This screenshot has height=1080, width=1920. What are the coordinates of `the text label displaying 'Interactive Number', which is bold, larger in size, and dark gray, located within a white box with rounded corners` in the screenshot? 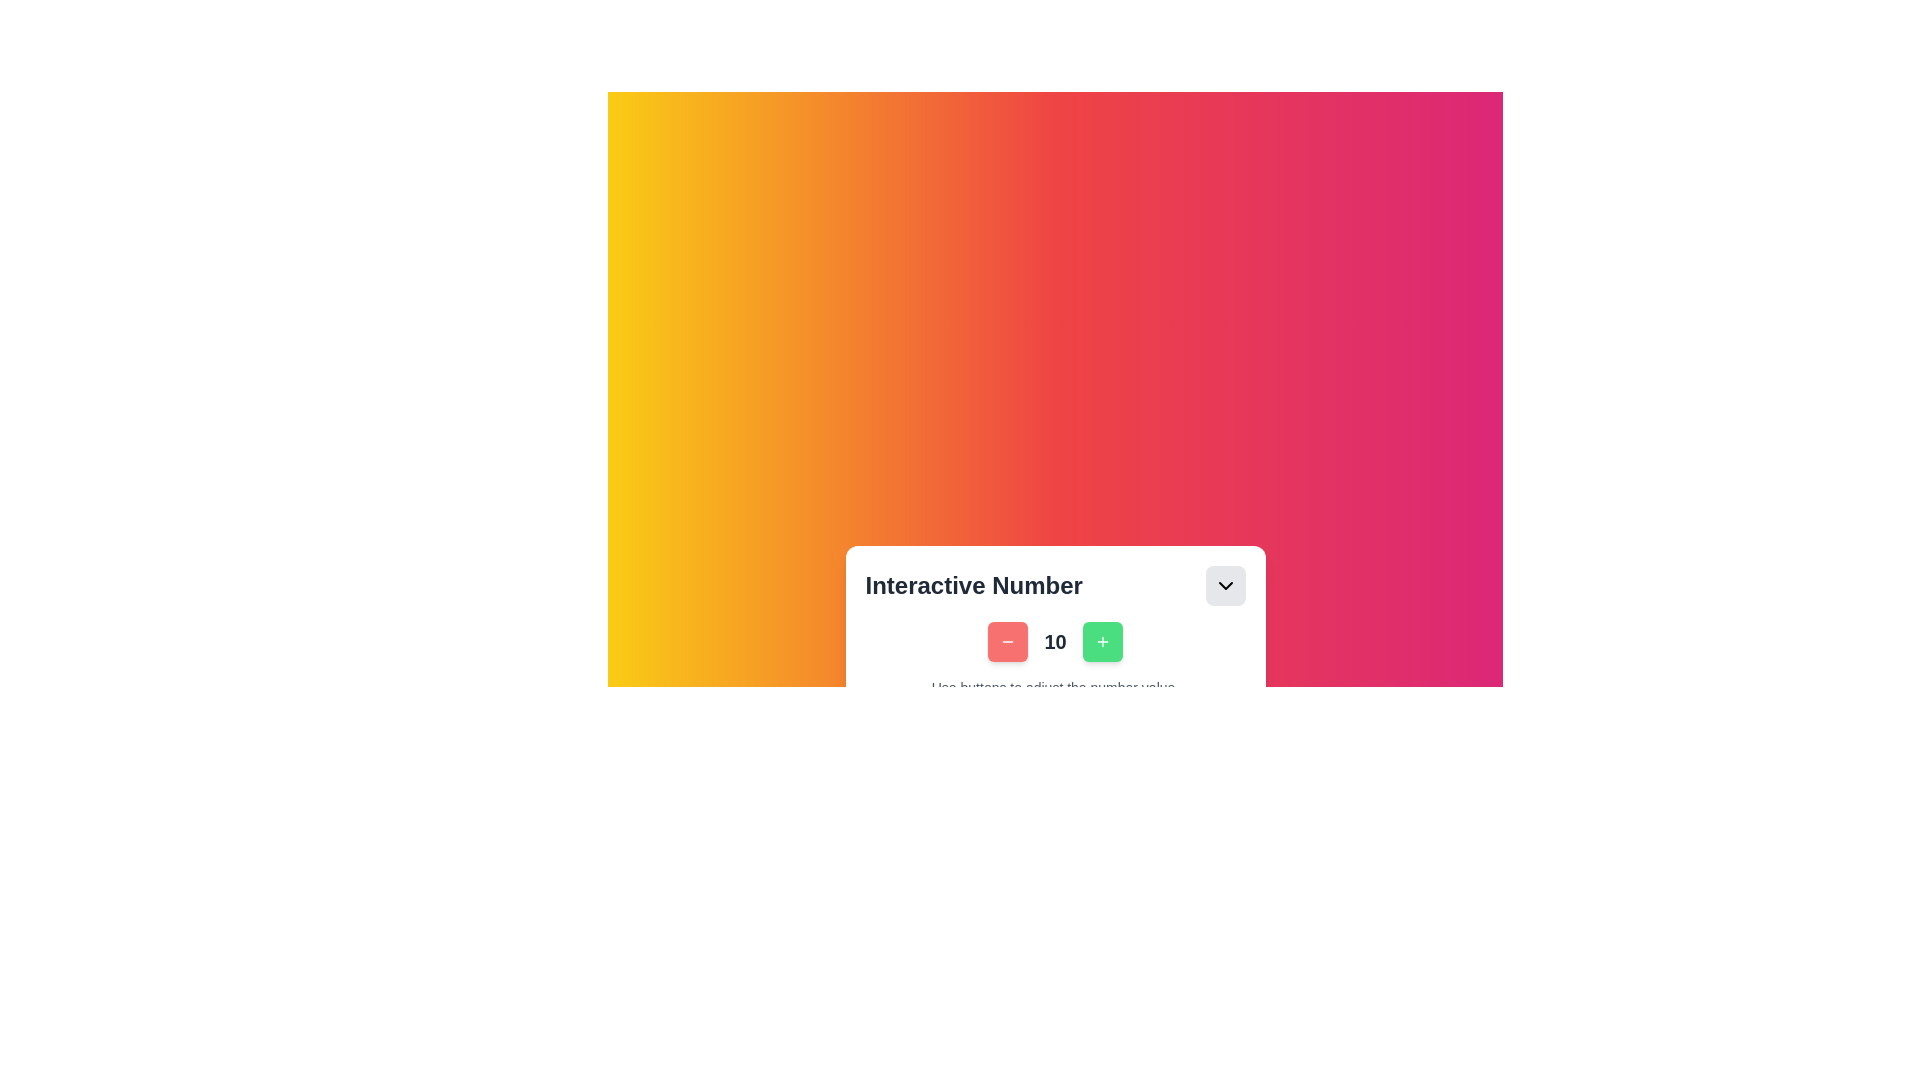 It's located at (974, 585).